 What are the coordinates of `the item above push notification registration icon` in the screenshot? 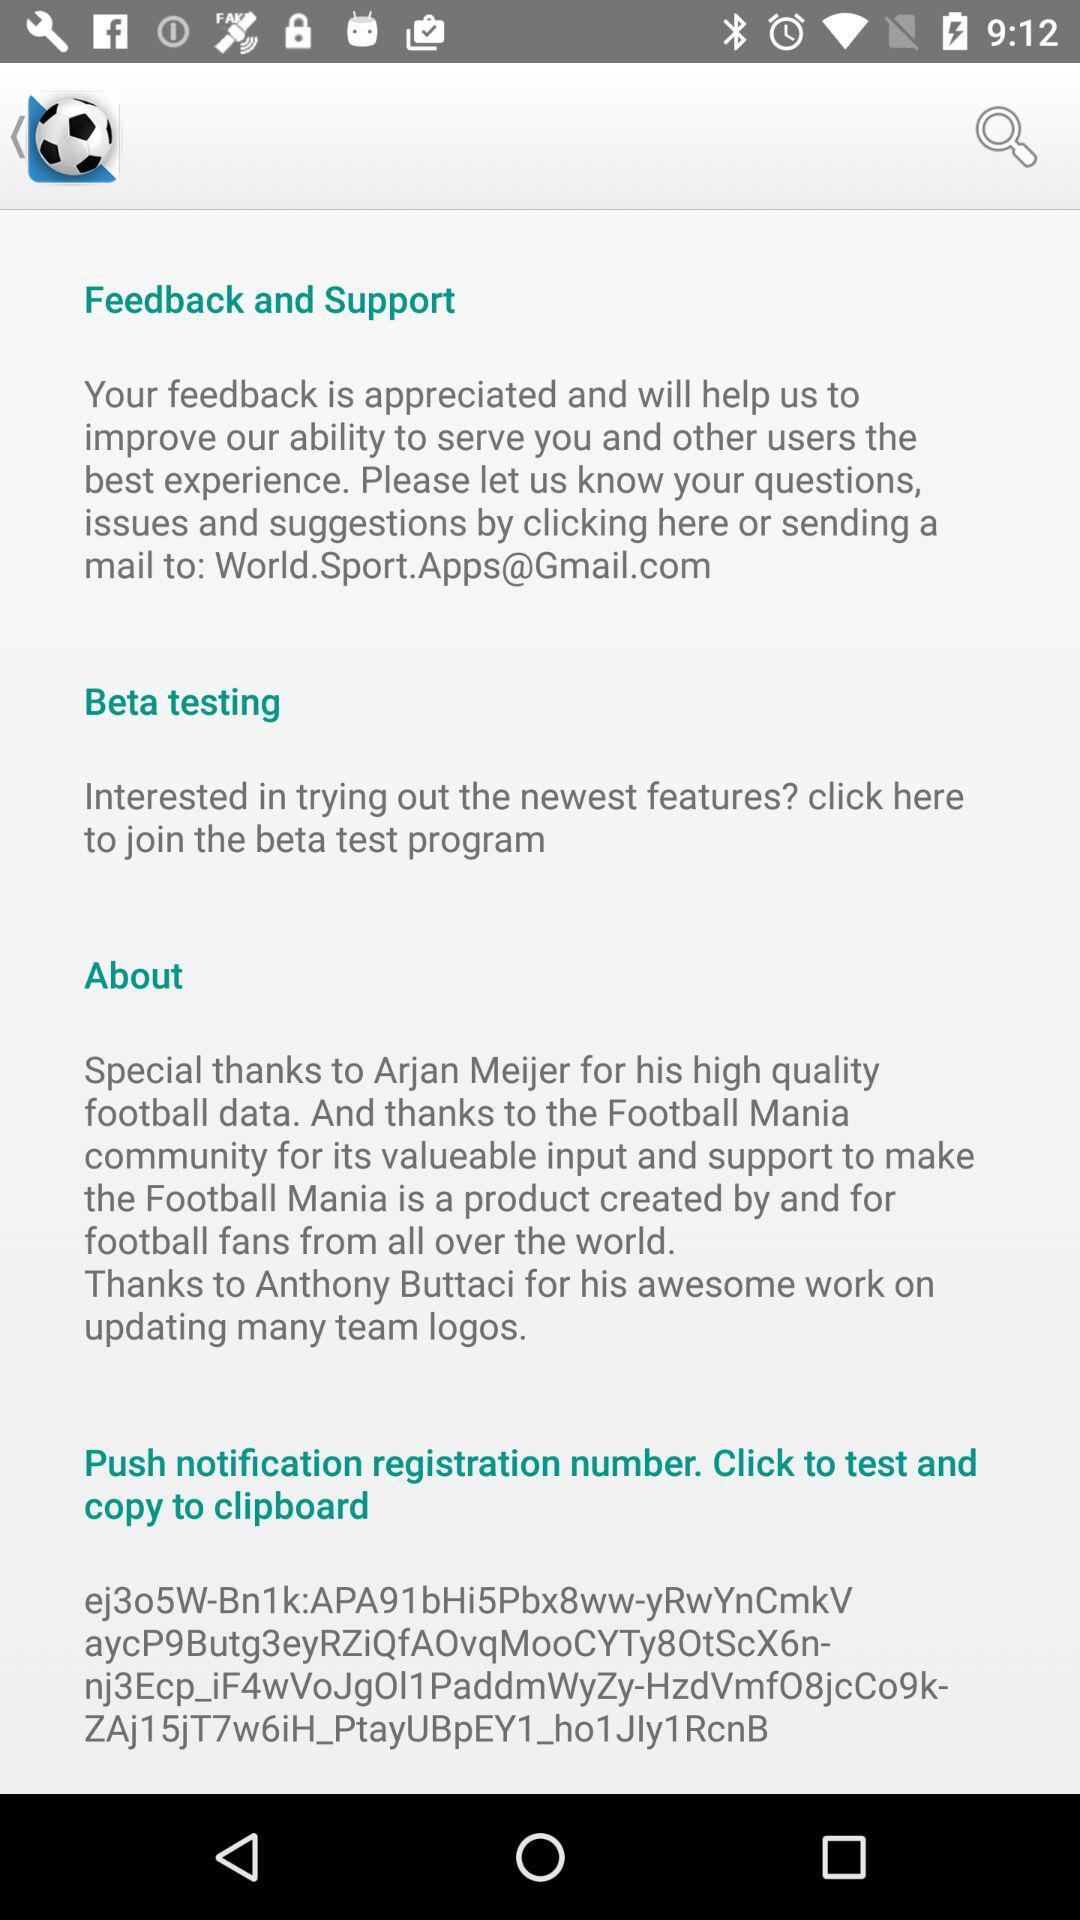 It's located at (540, 1196).